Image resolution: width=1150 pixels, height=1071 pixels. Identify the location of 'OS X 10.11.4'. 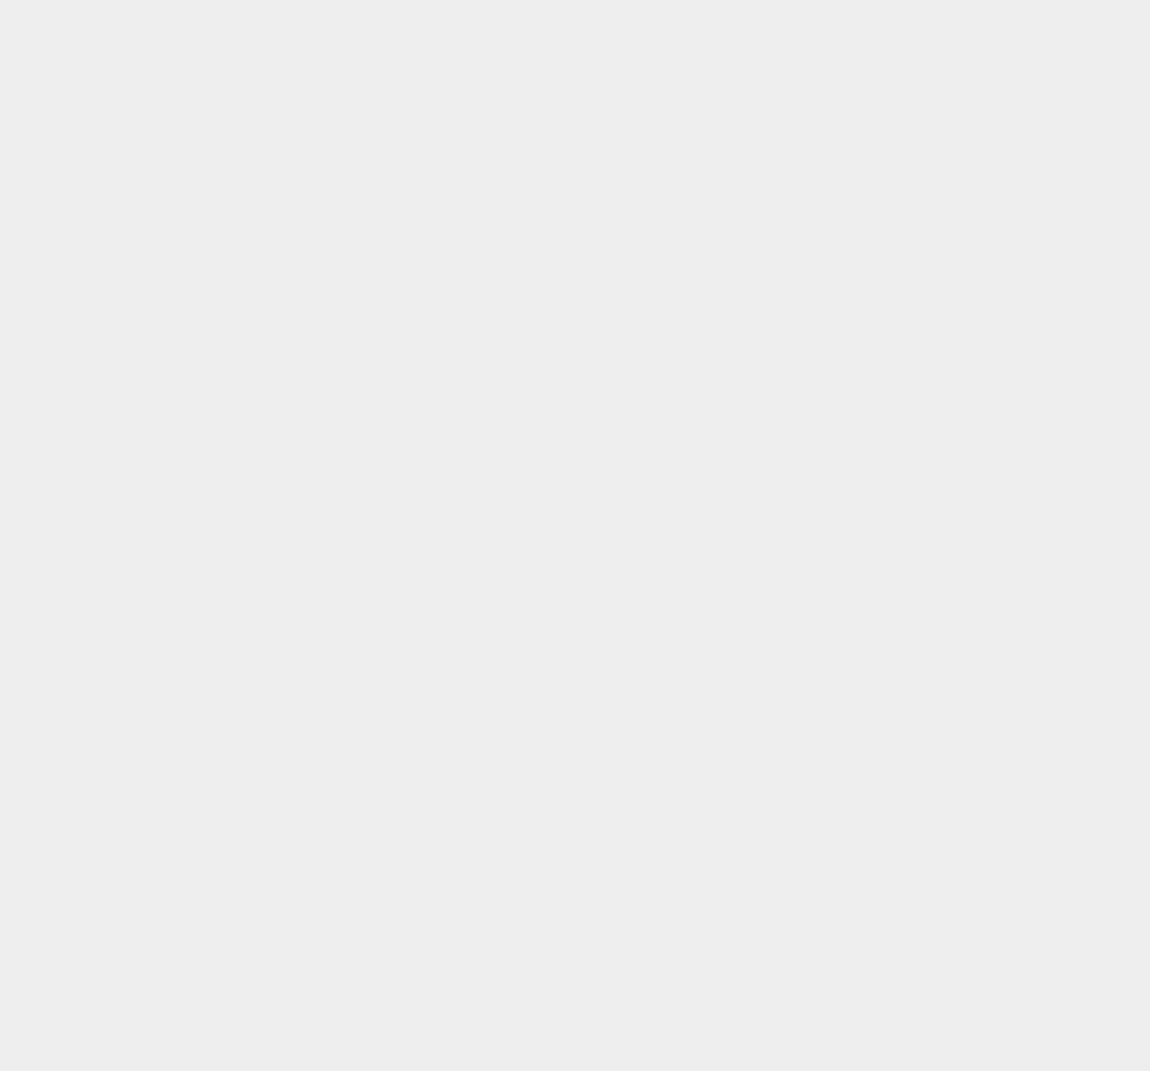
(852, 18).